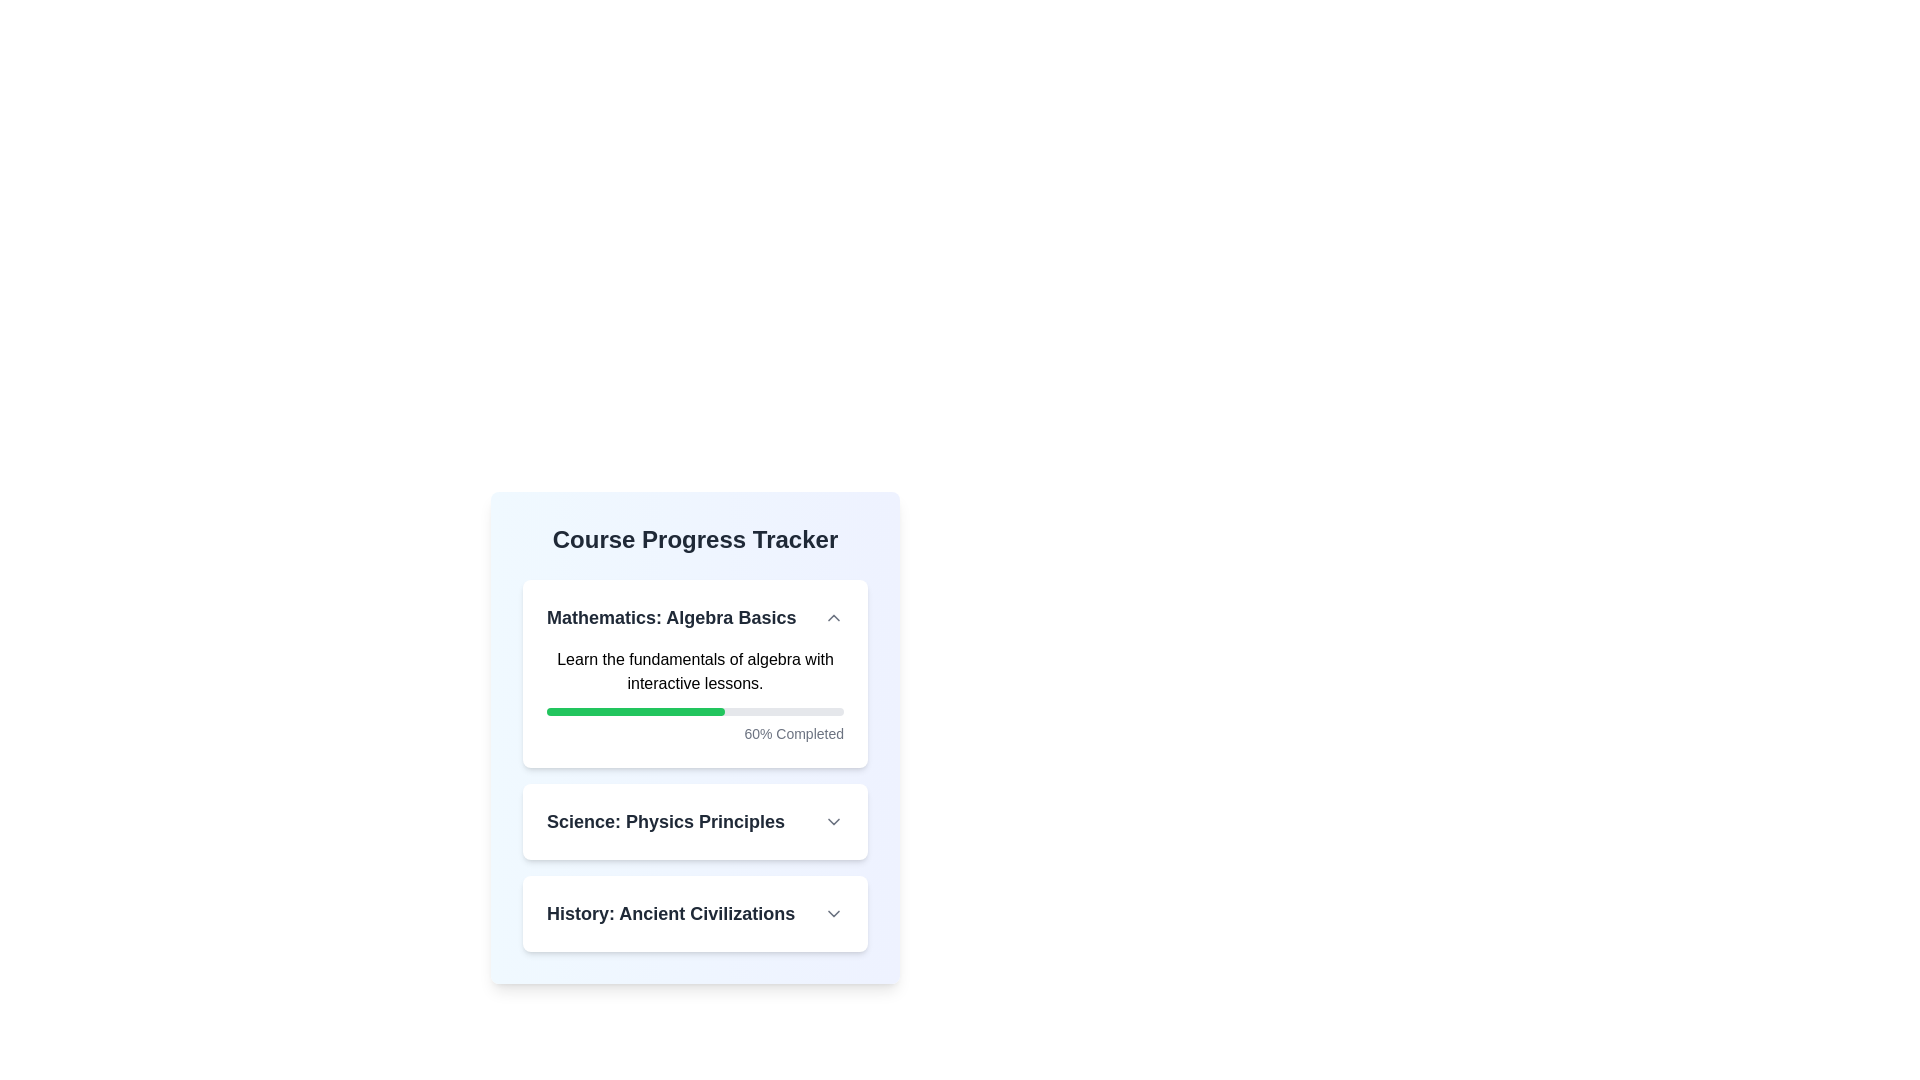 The image size is (1920, 1080). Describe the element at coordinates (695, 711) in the screenshot. I see `the horizontal progress bar indicating 60% completion, located below the 'Learn the fundamentals of algebra with interactive lessons.' text in the 'Mathematics: Algebra Basics' subsection of the 'Course Progress Tracker' interface` at that location.